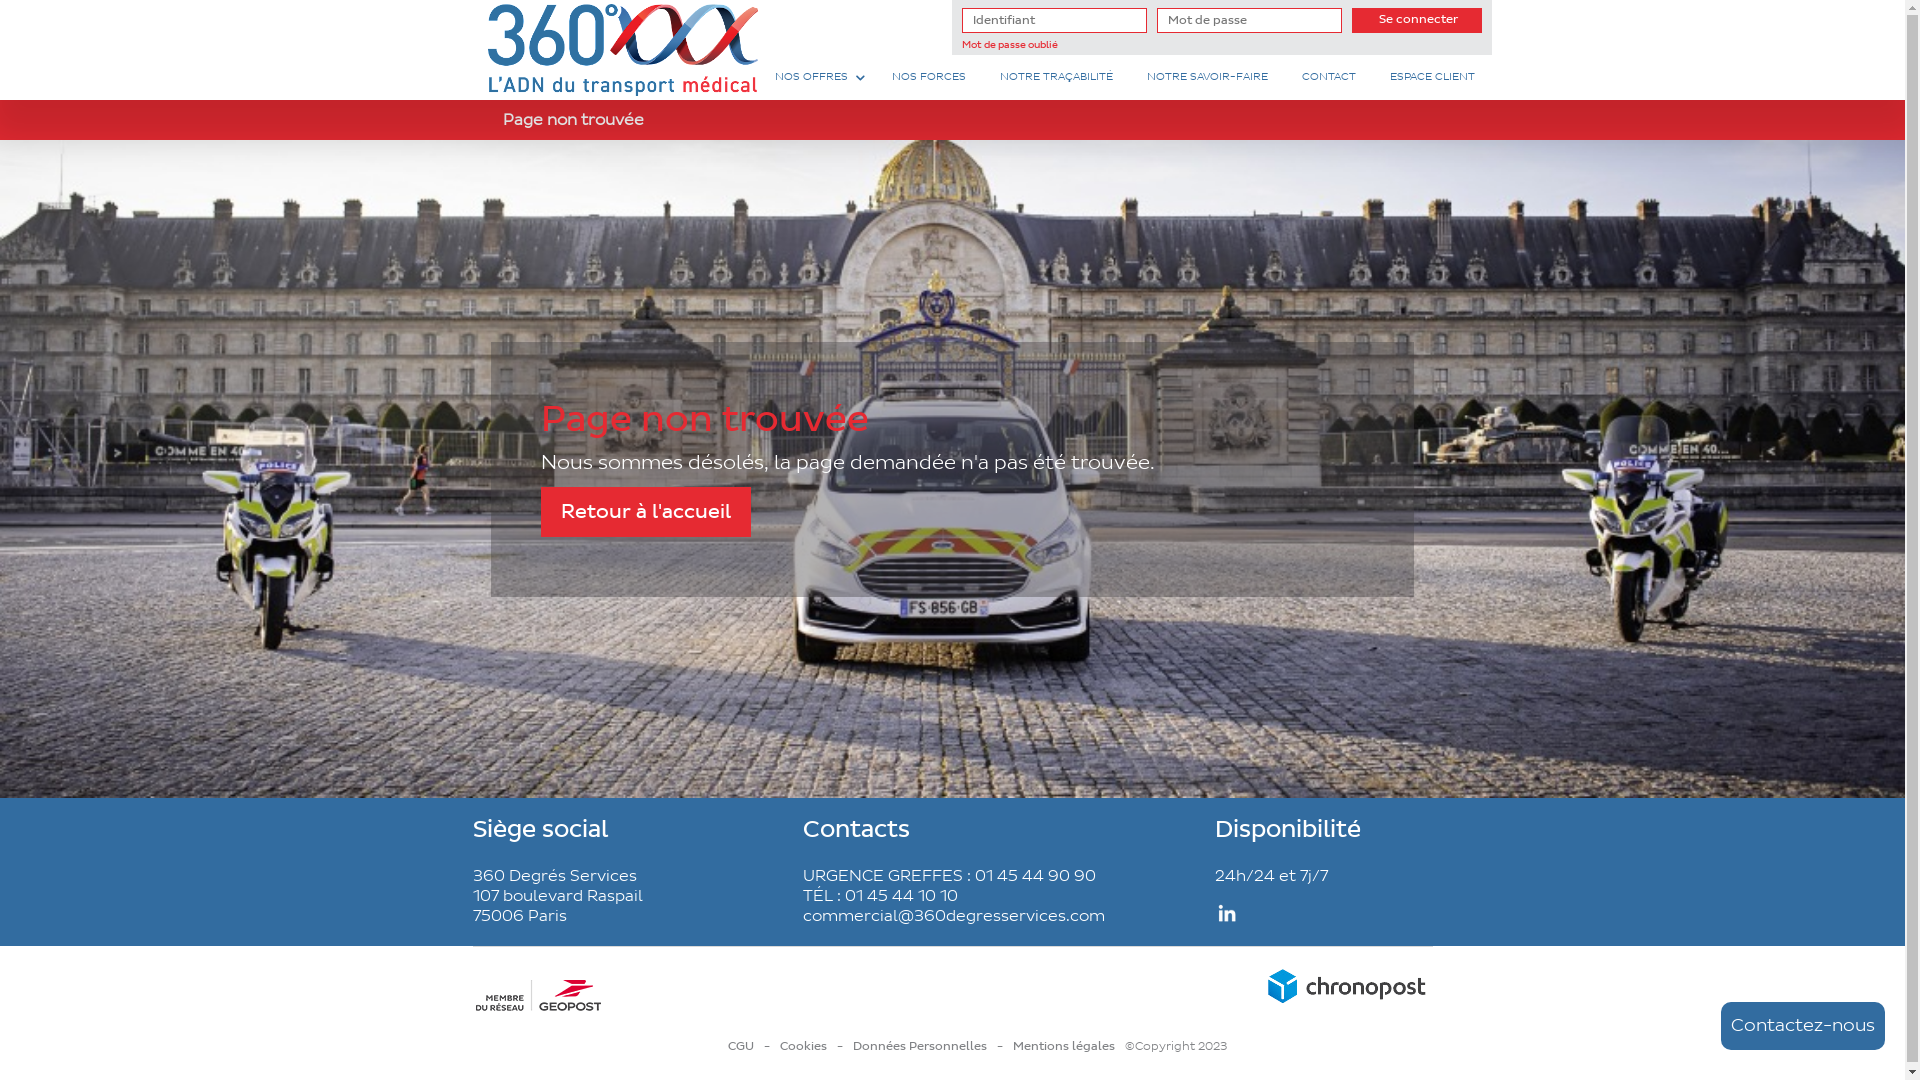 This screenshot has width=1920, height=1080. I want to click on 'Se connecter', so click(1352, 20).